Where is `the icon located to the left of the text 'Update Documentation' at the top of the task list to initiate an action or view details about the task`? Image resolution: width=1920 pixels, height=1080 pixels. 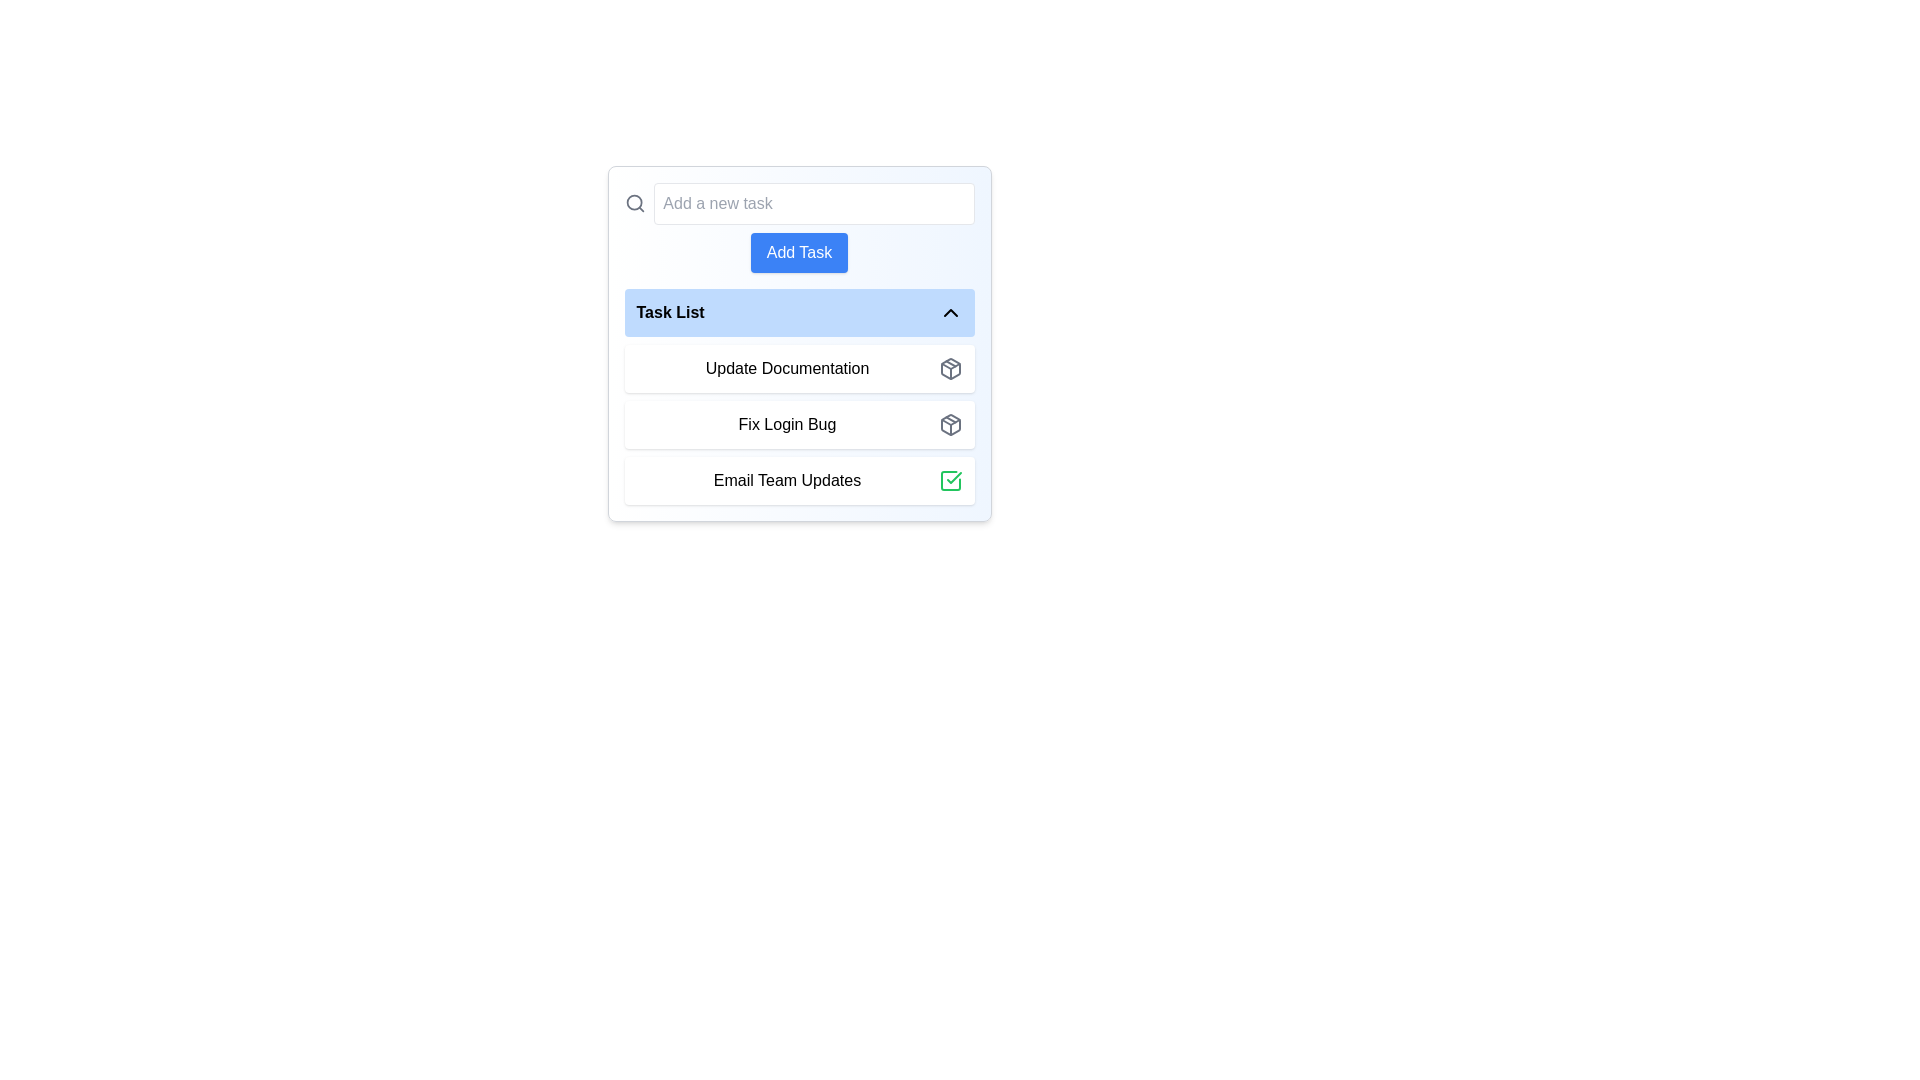
the icon located to the left of the text 'Update Documentation' at the top of the task list to initiate an action or view details about the task is located at coordinates (949, 369).